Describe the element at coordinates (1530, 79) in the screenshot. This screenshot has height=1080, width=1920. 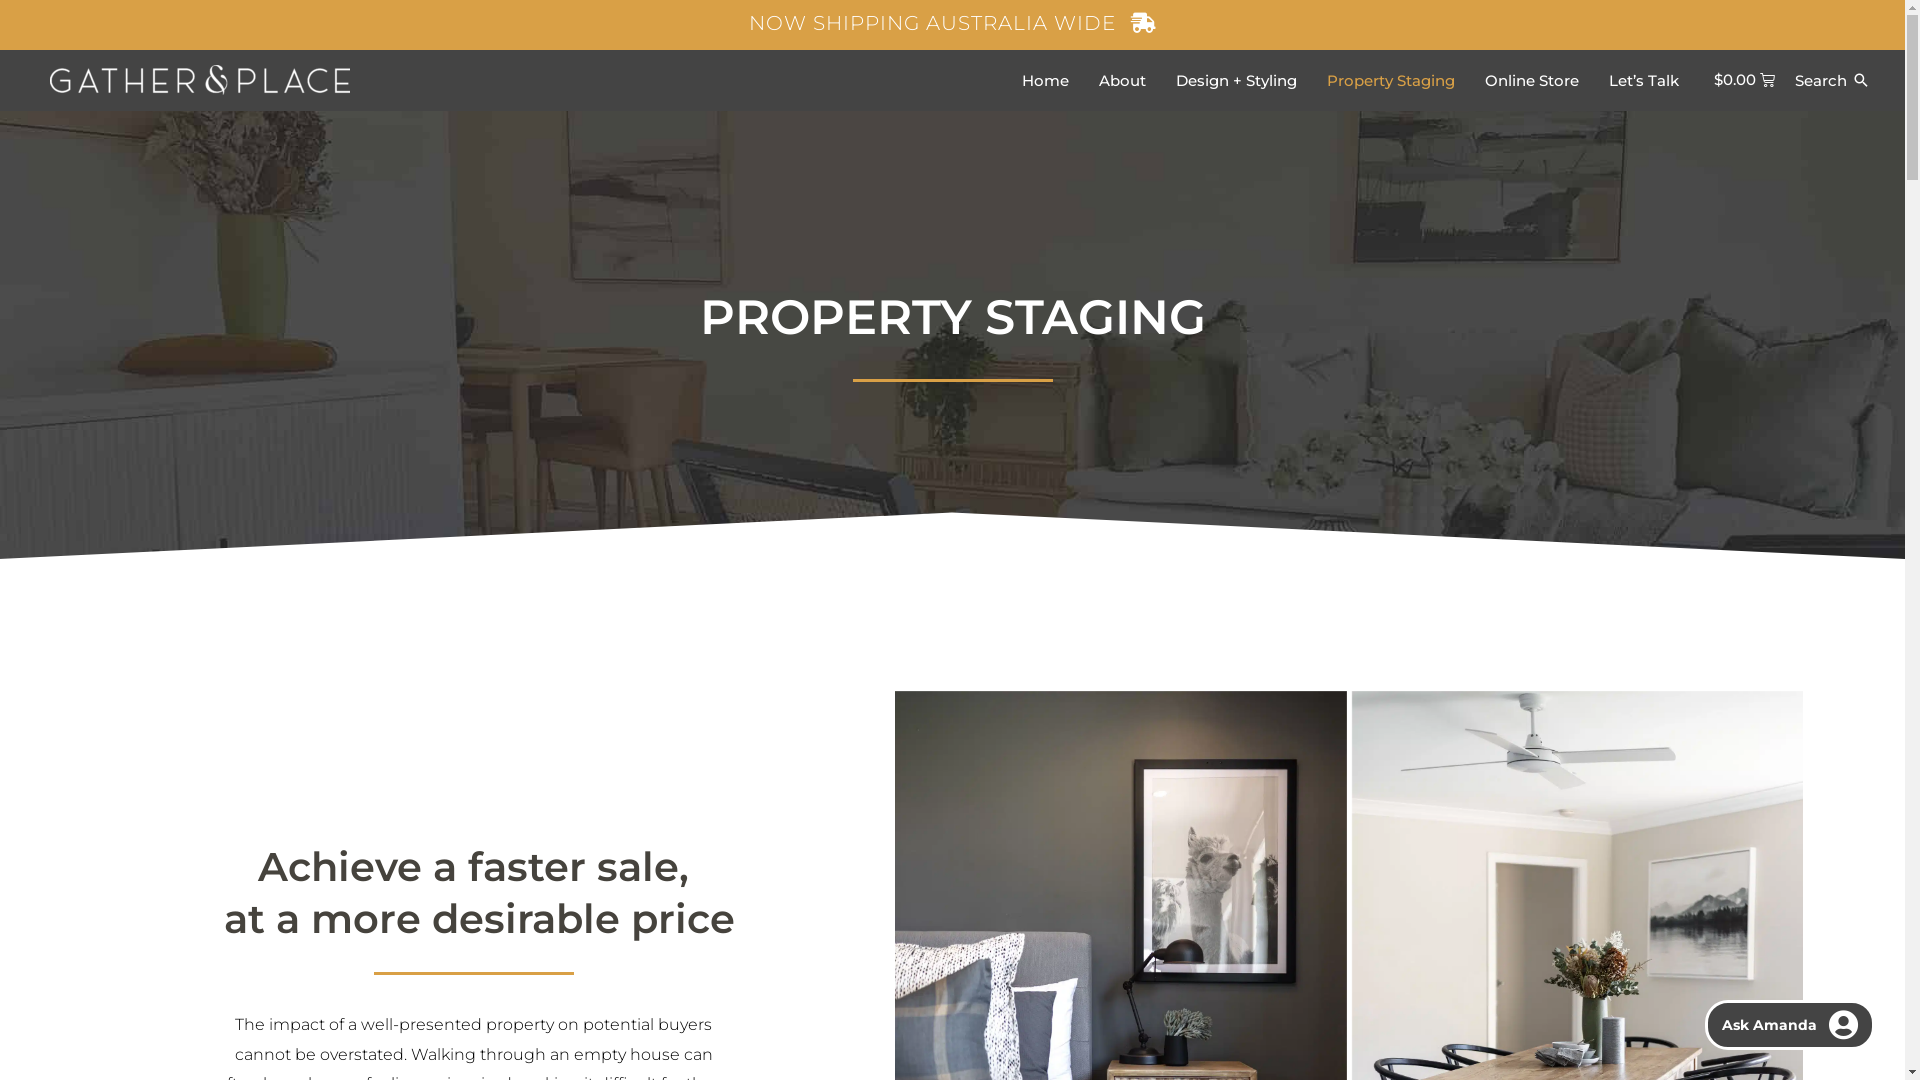
I see `'Online Store'` at that location.